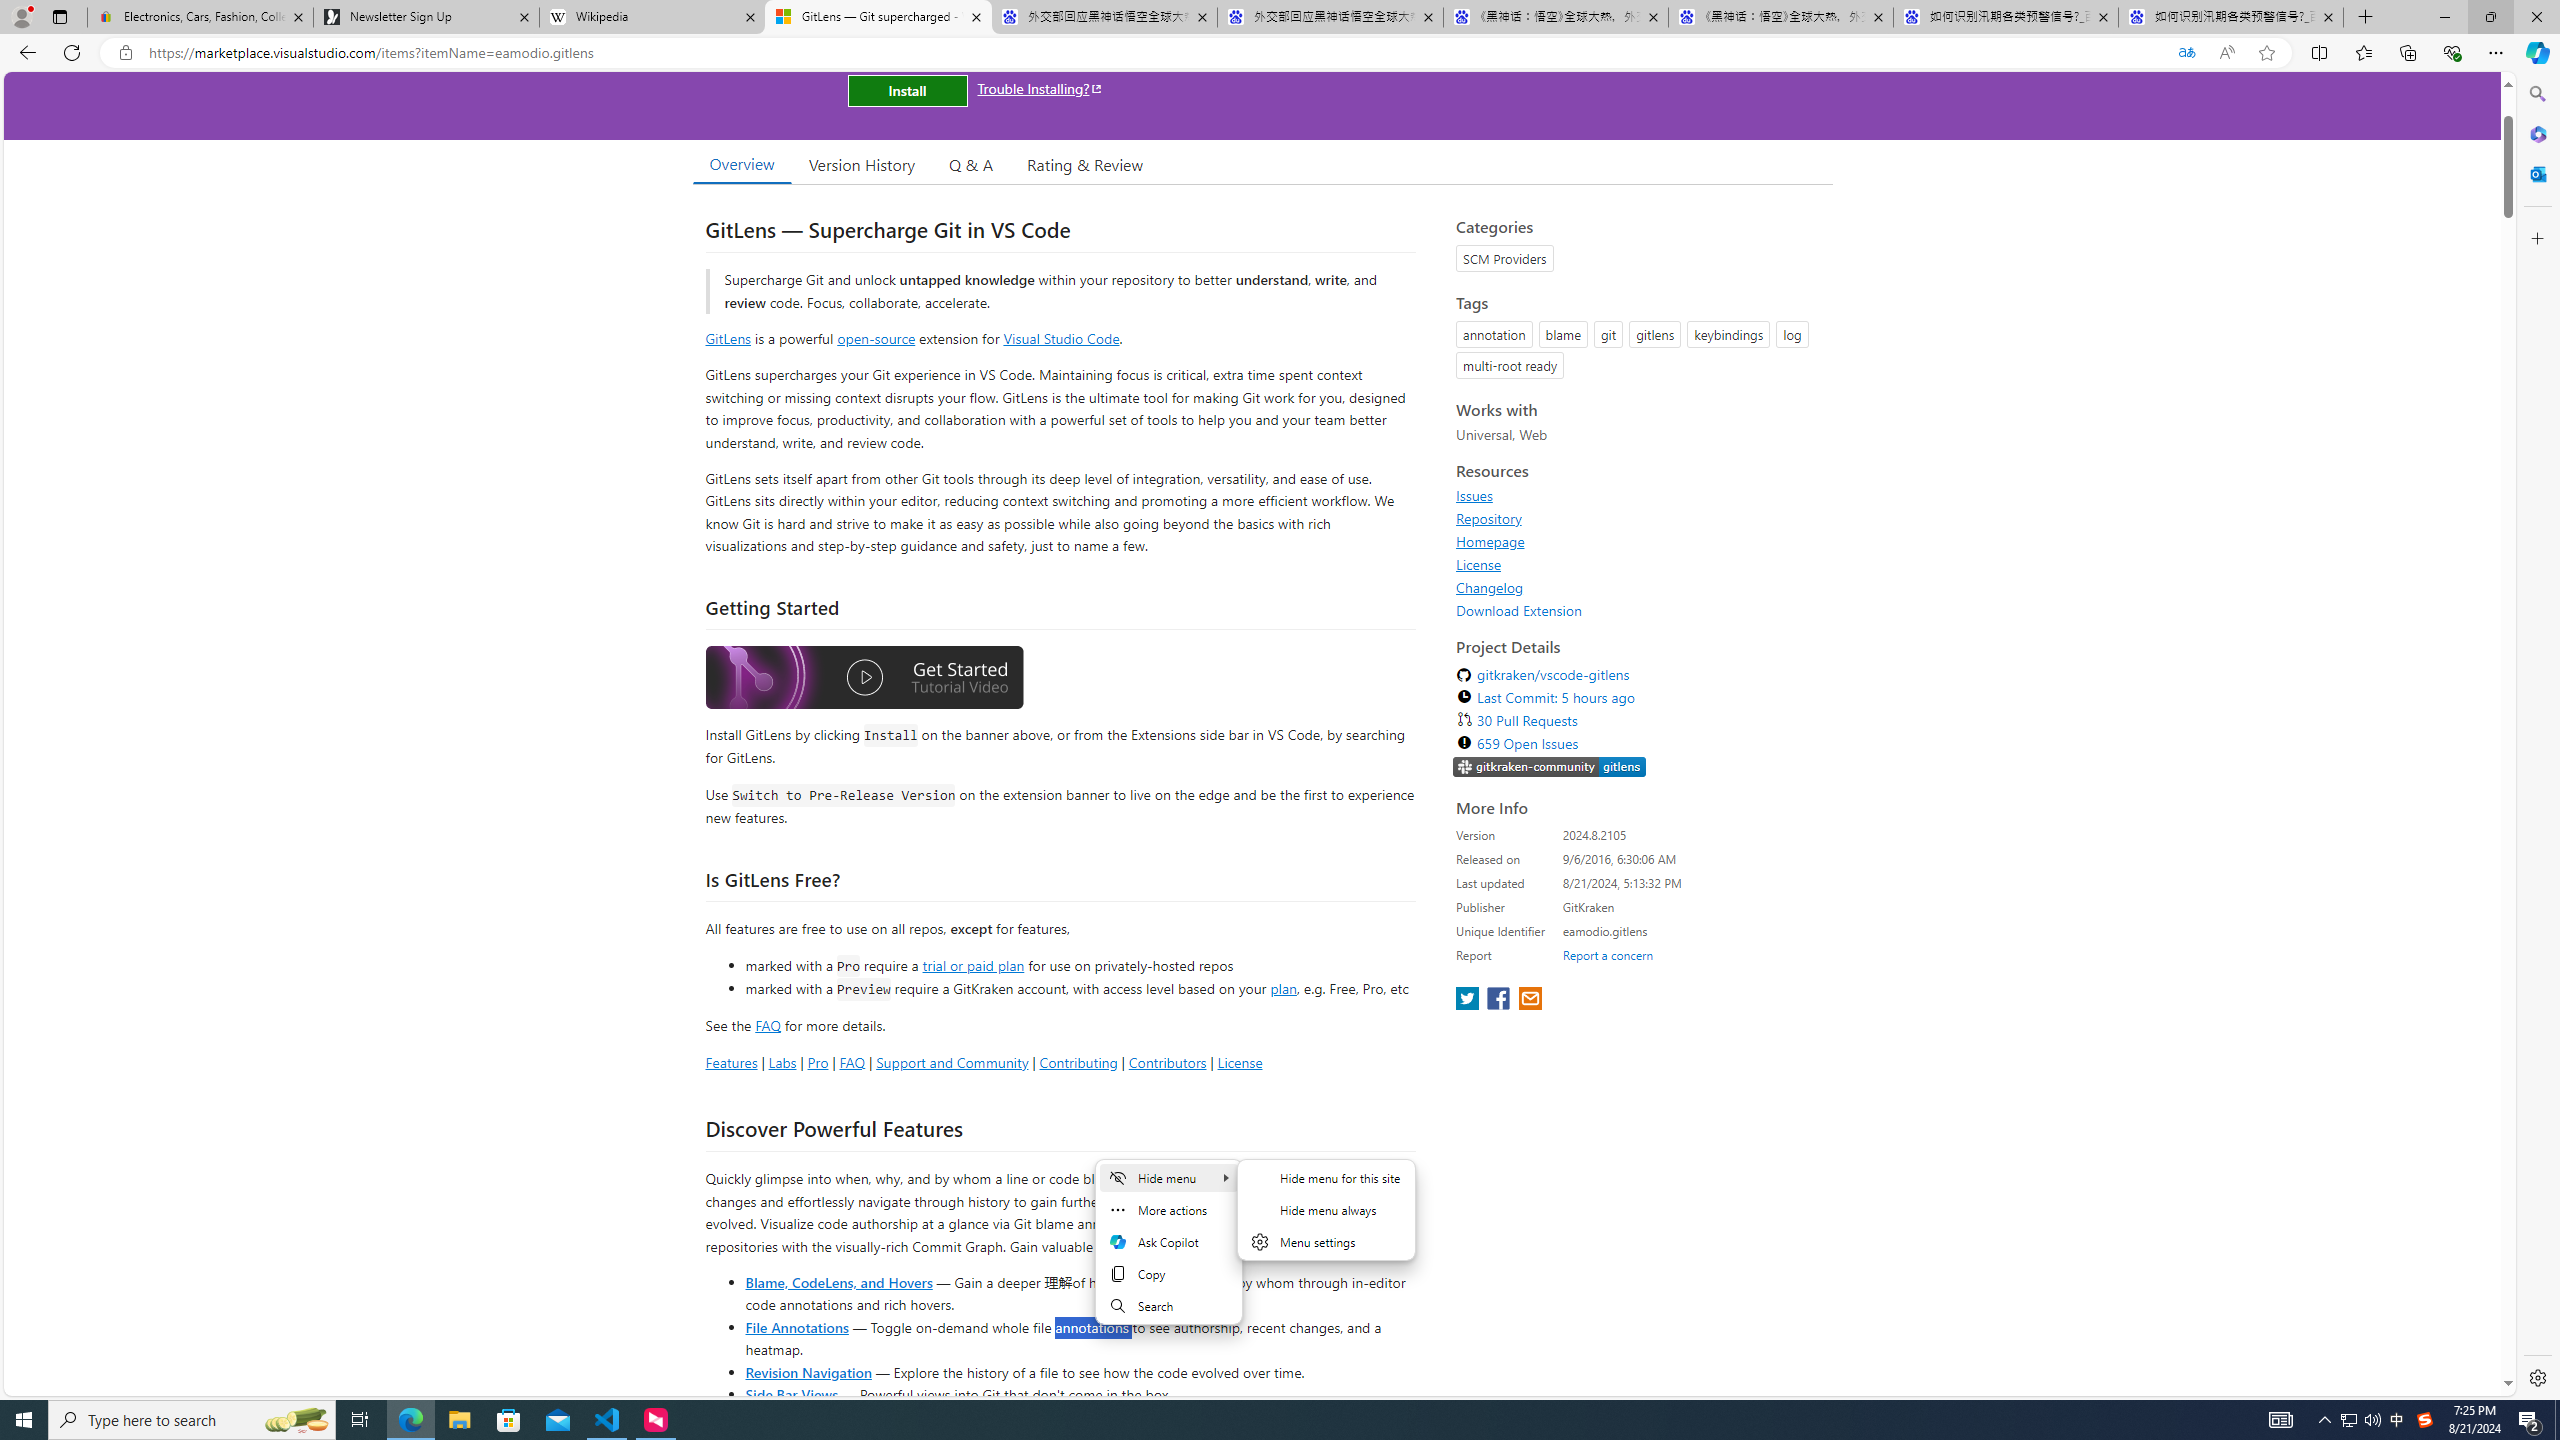 The image size is (2560, 1440). What do you see at coordinates (790, 1393) in the screenshot?
I see `'Side Bar Views'` at bounding box center [790, 1393].